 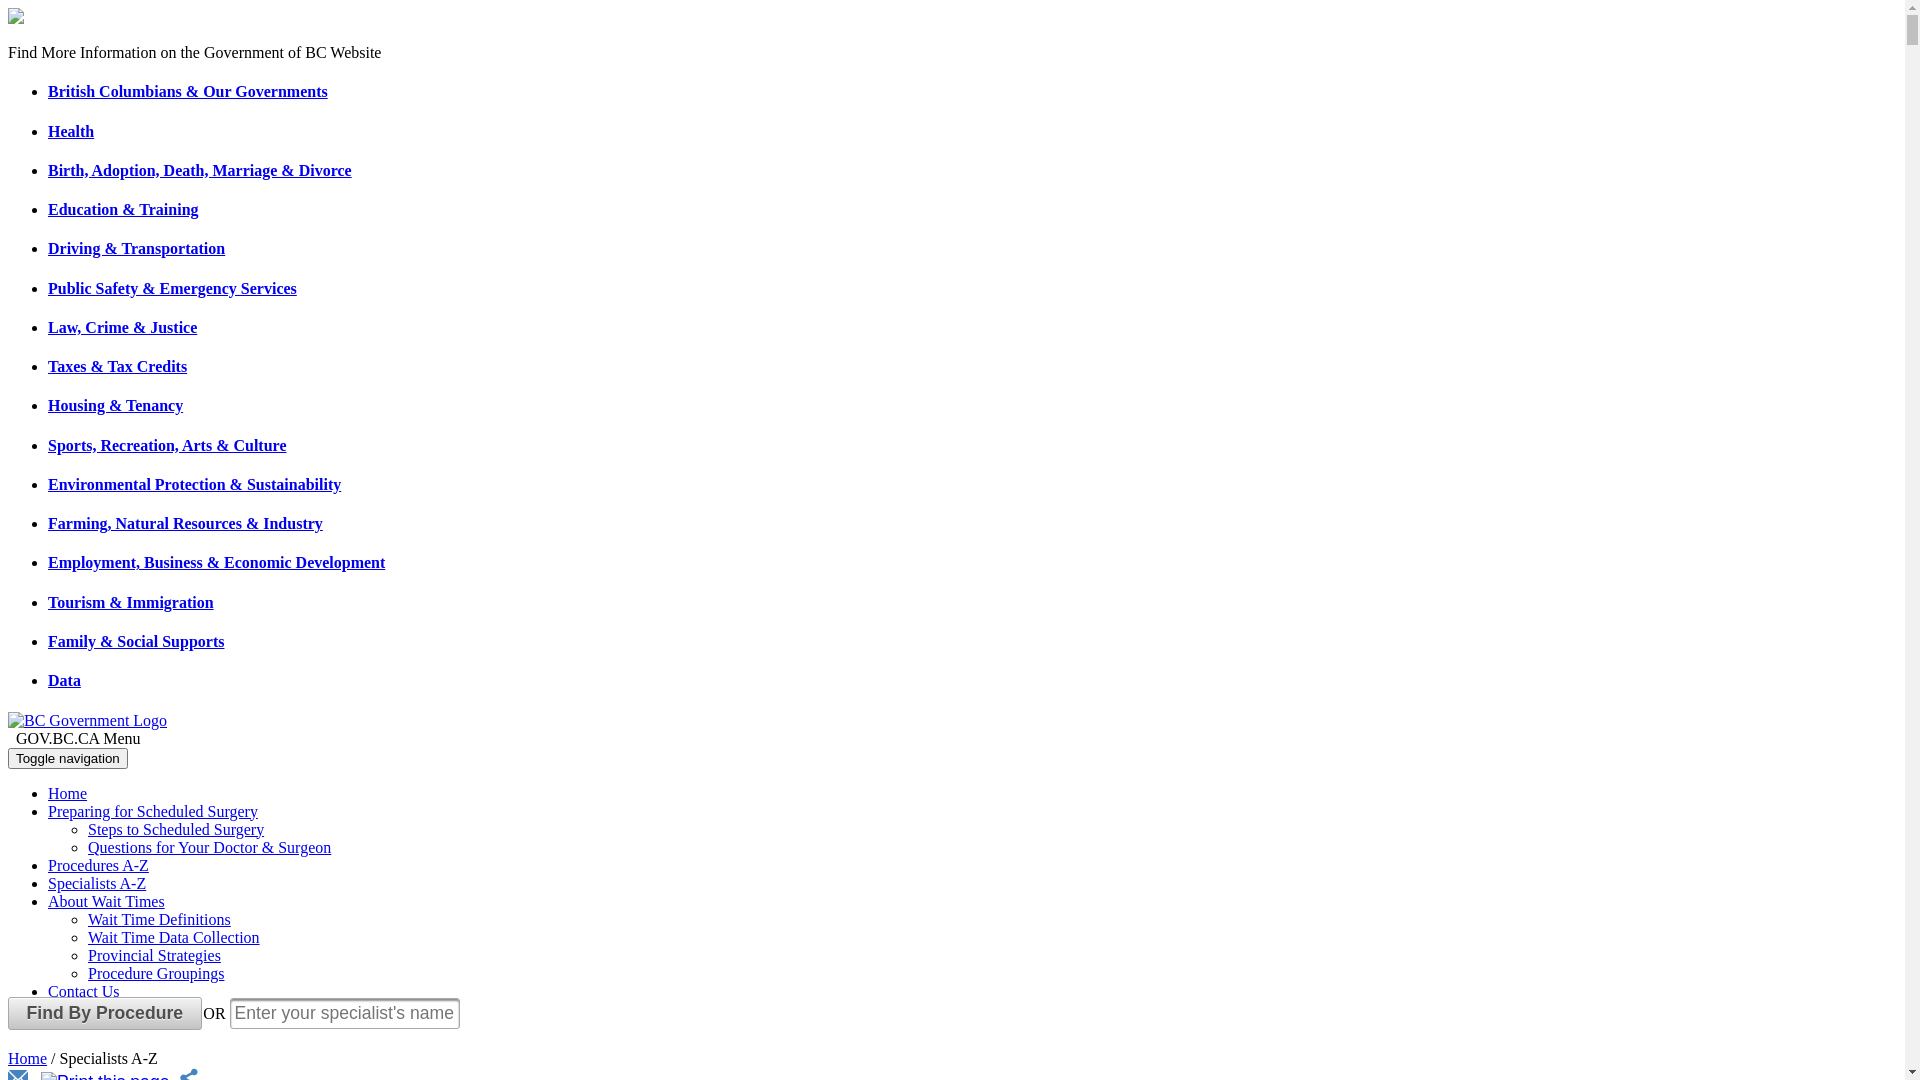 I want to click on 'Family & Social Supports', so click(x=48, y=641).